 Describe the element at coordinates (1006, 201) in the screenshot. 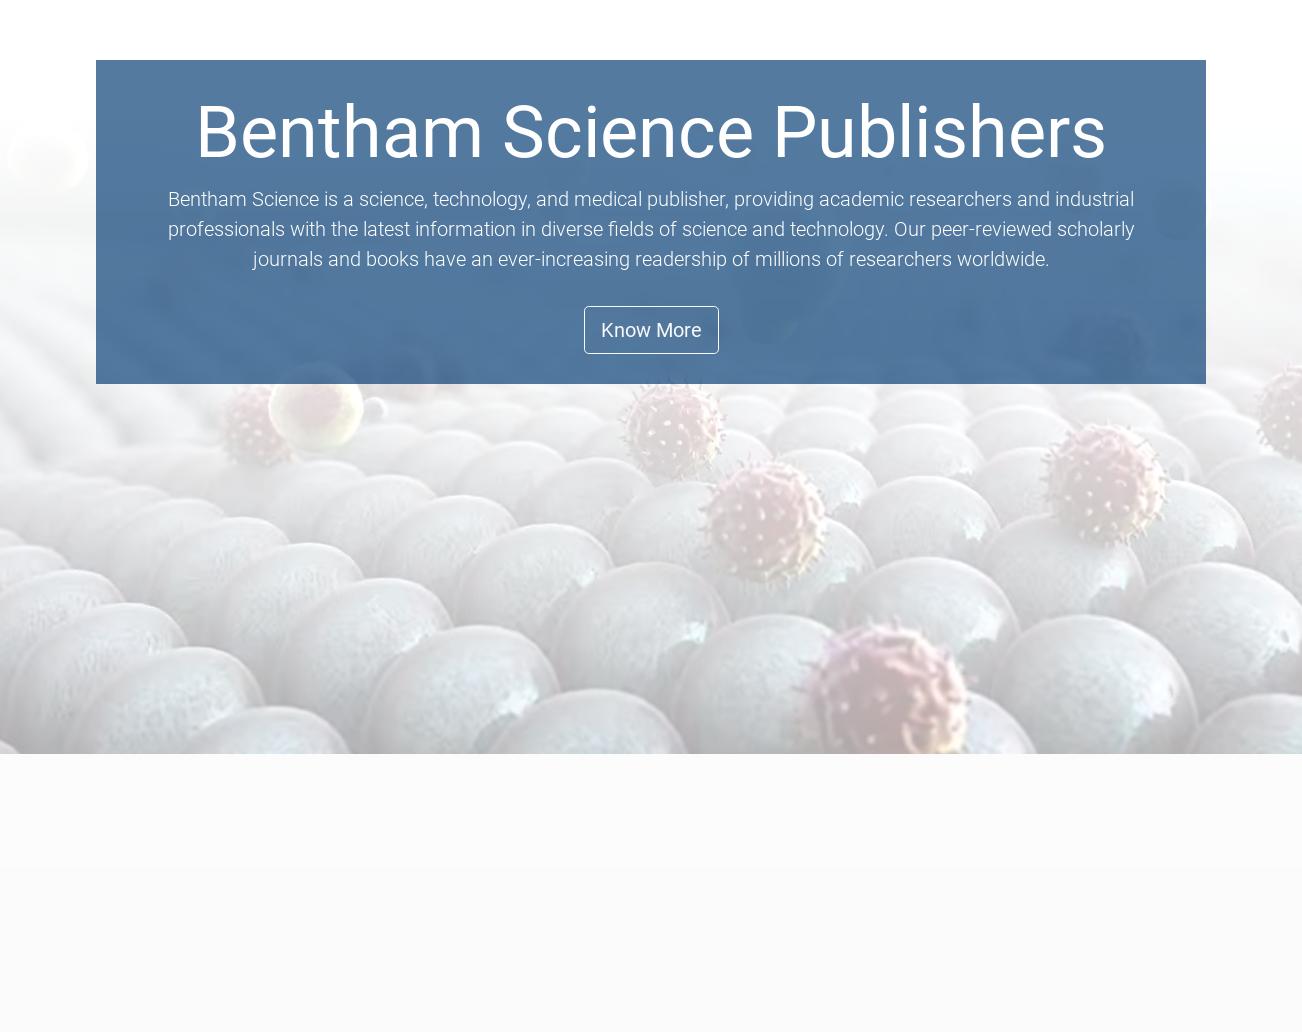

I see `'Subscriptions'` at that location.